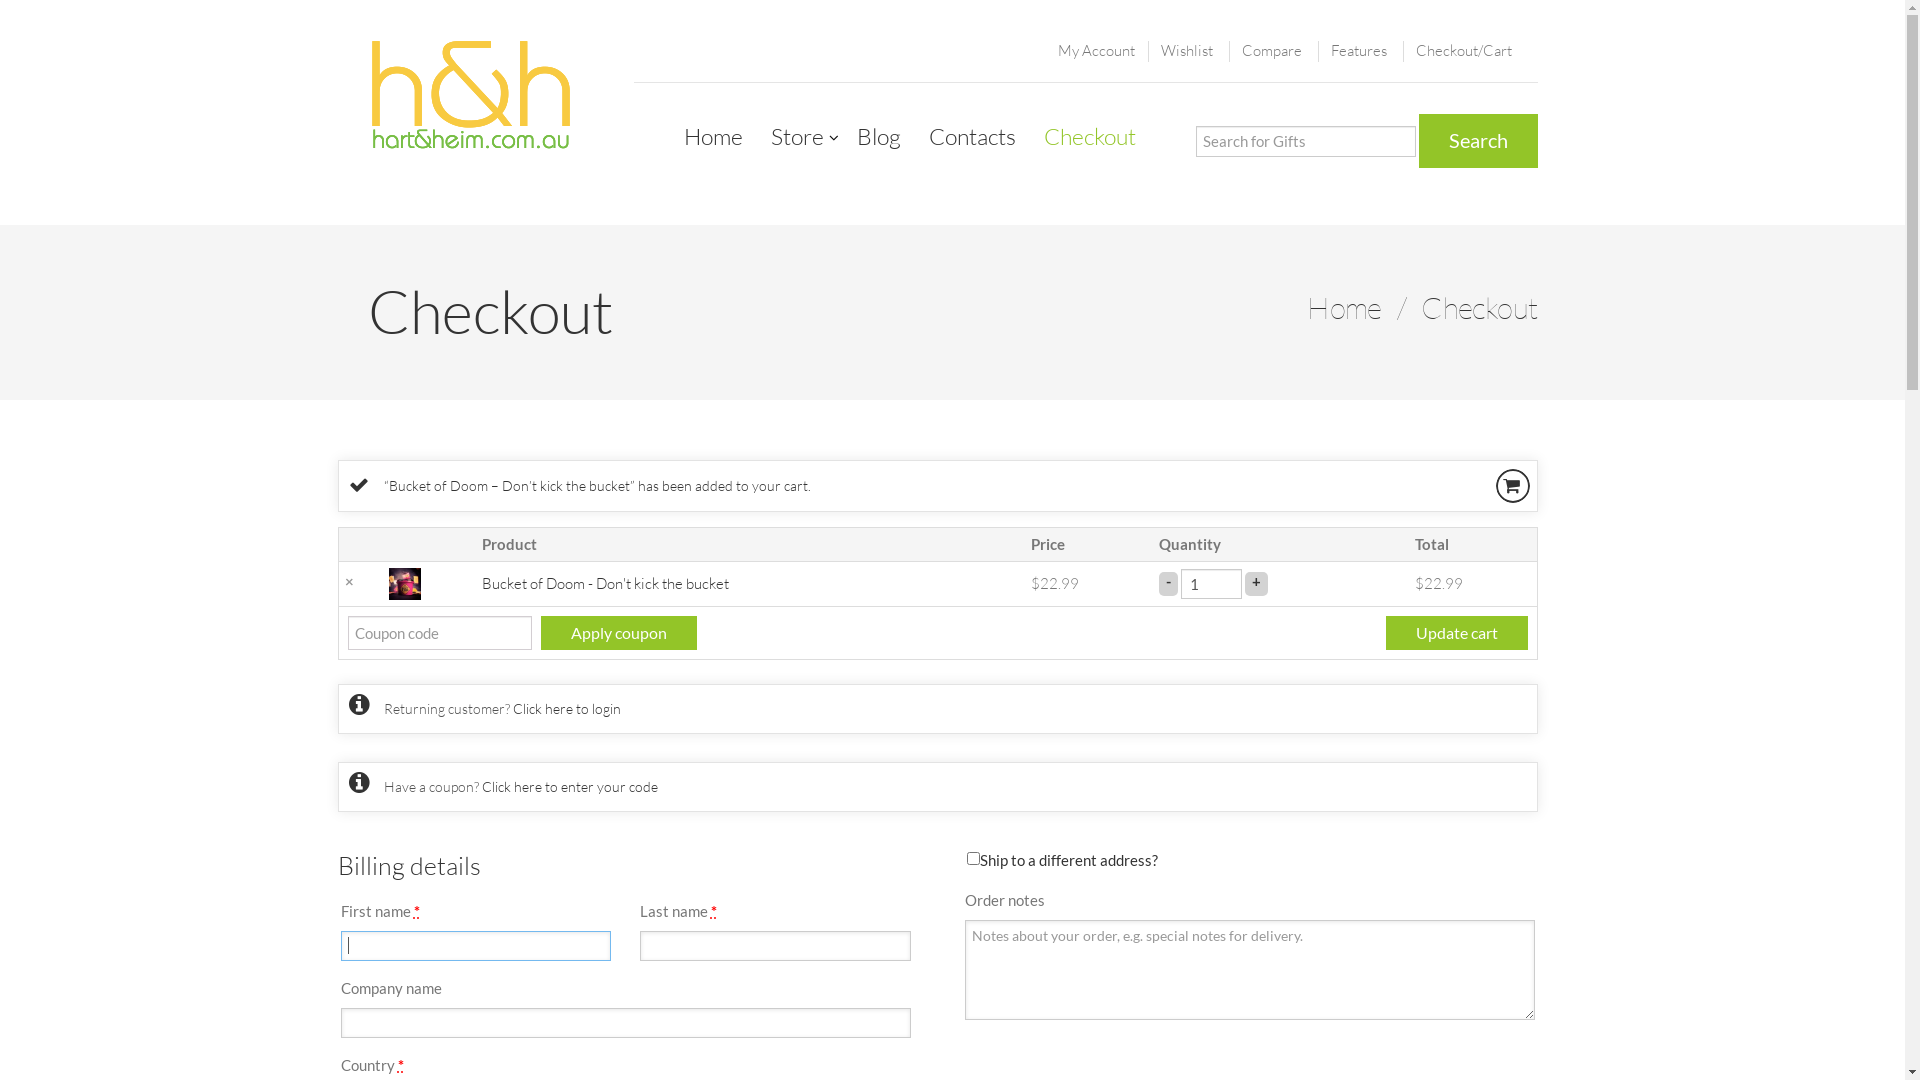 The height and width of the screenshot is (1080, 1920). What do you see at coordinates (1271, 49) in the screenshot?
I see `'Compare'` at bounding box center [1271, 49].